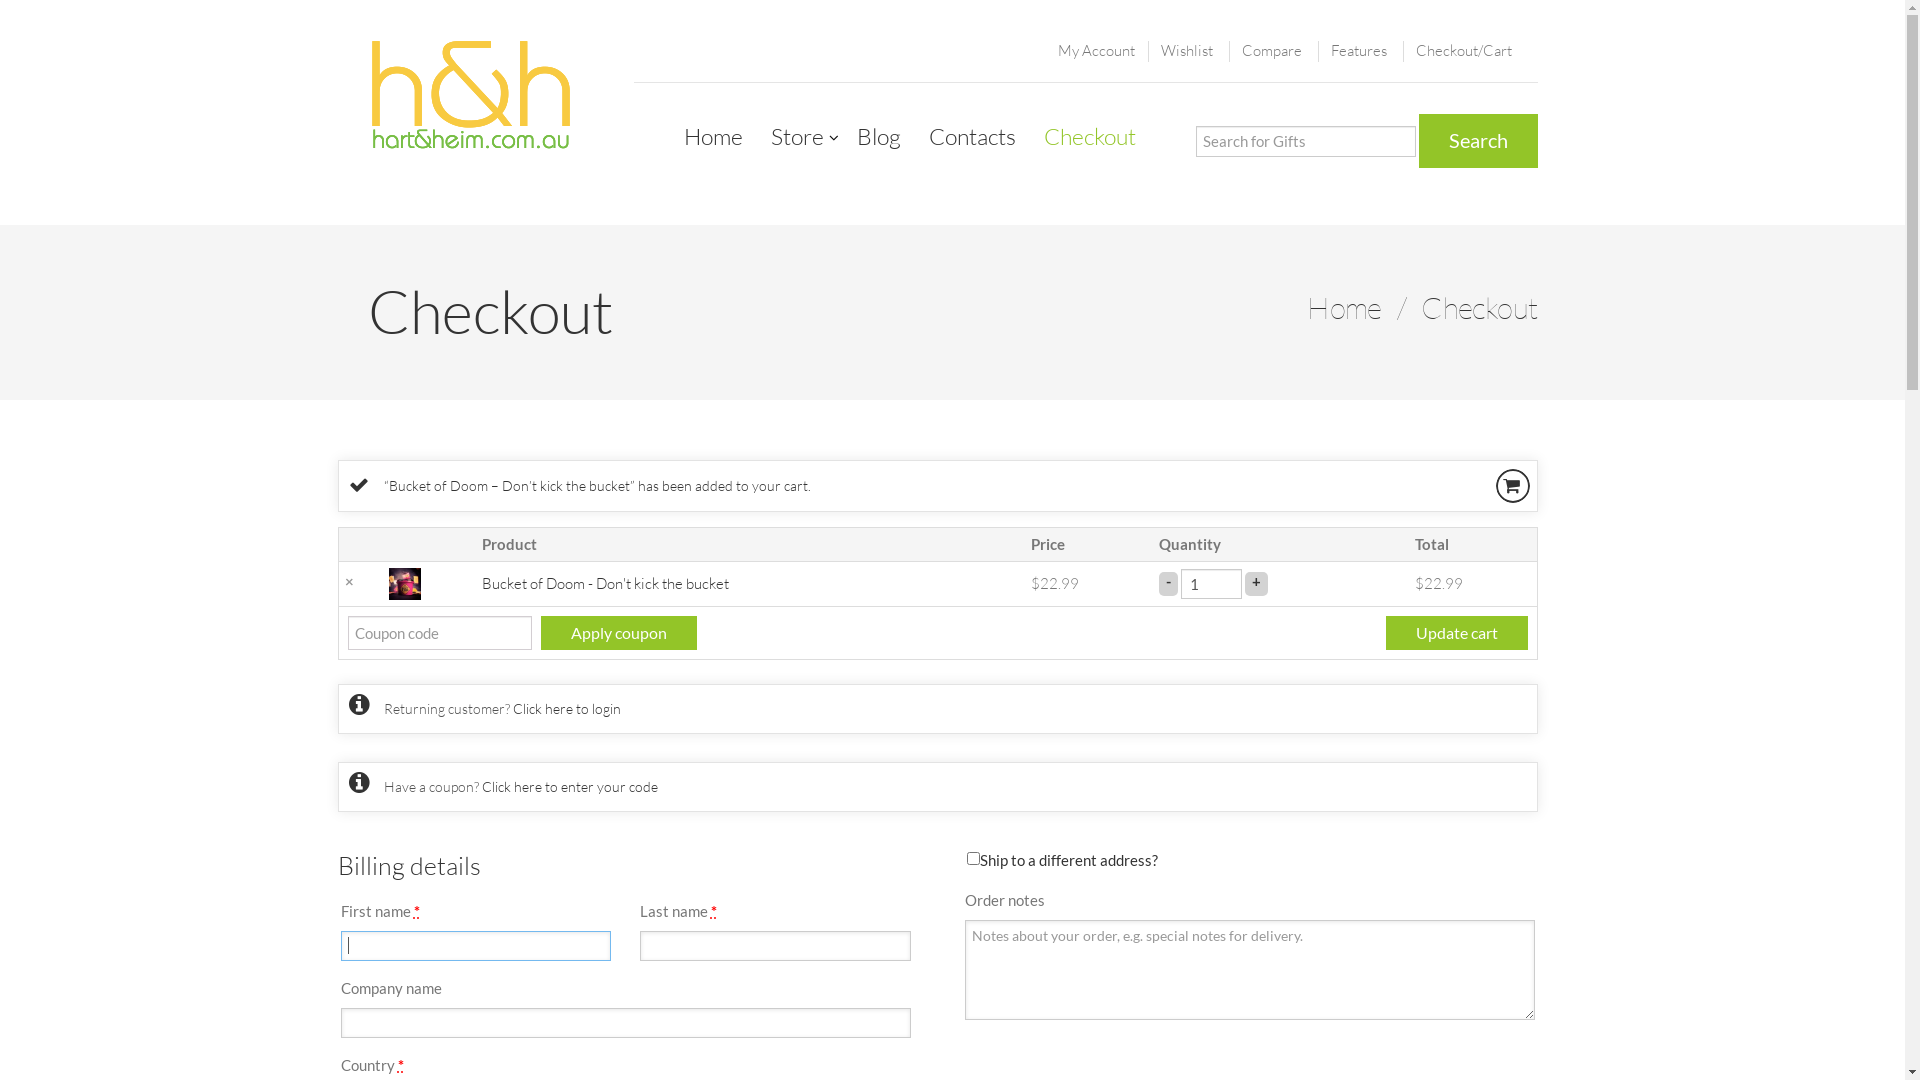 The height and width of the screenshot is (1080, 1920). What do you see at coordinates (1271, 49) in the screenshot?
I see `'Compare'` at bounding box center [1271, 49].